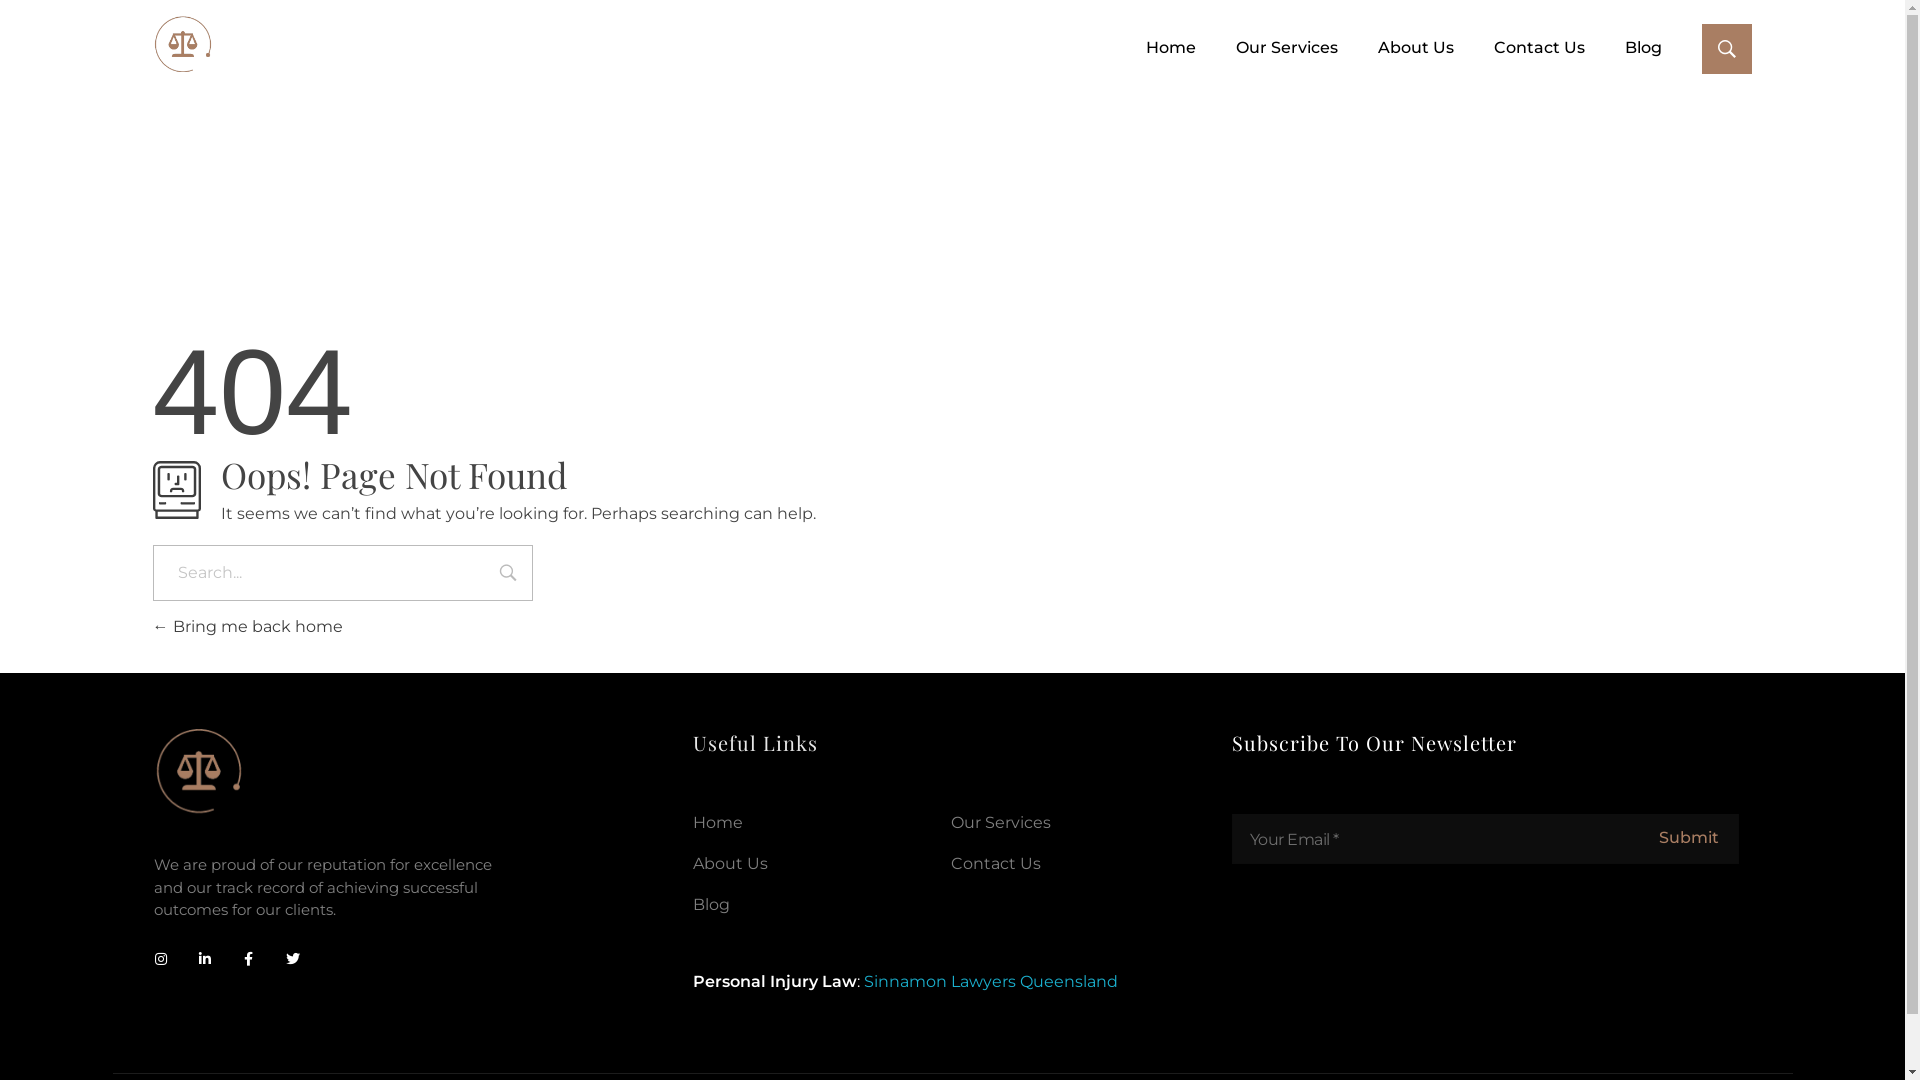 The height and width of the screenshot is (1080, 1920). What do you see at coordinates (692, 862) in the screenshot?
I see `'About Us'` at bounding box center [692, 862].